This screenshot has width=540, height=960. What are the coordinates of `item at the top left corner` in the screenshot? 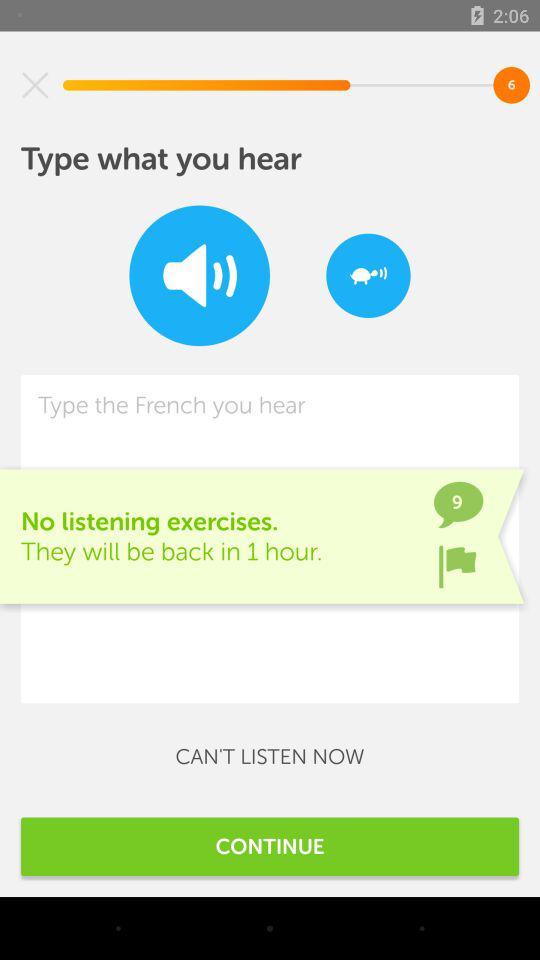 It's located at (35, 85).